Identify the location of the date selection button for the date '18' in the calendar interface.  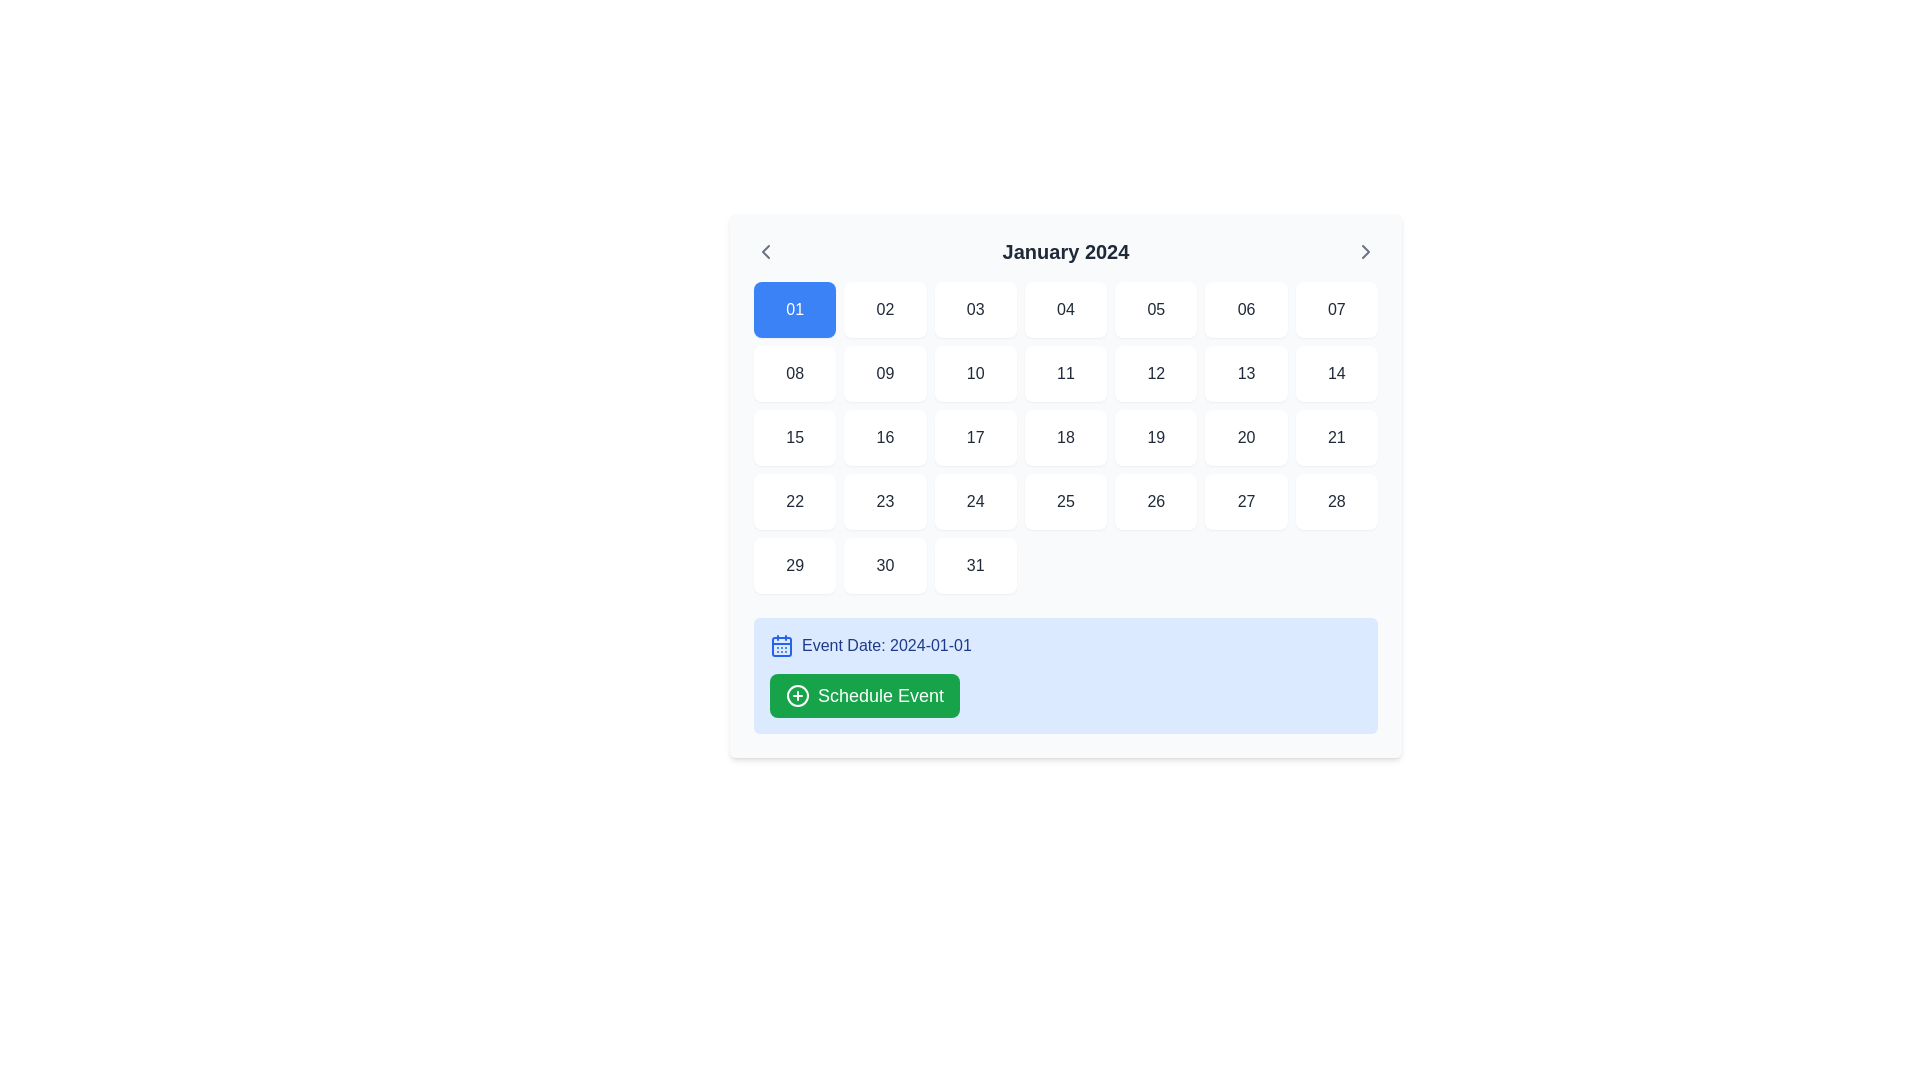
(1064, 437).